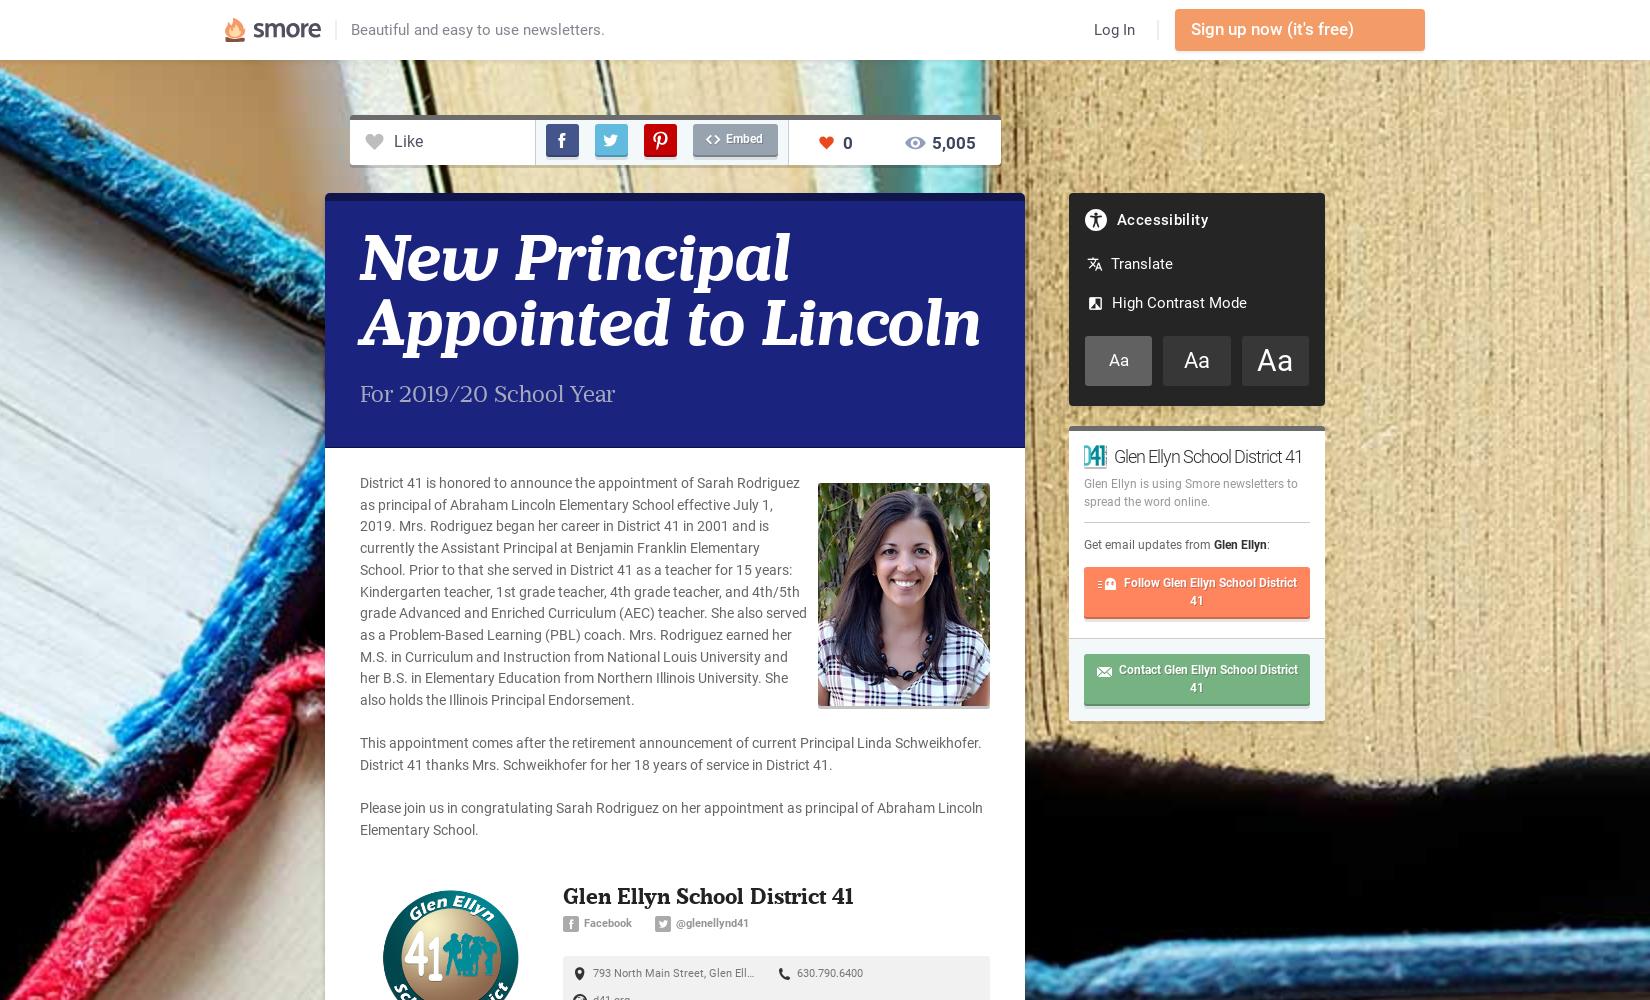 The height and width of the screenshot is (1000, 1650). Describe the element at coordinates (477, 29) in the screenshot. I see `'Beautiful and easy to use newsletters.'` at that location.